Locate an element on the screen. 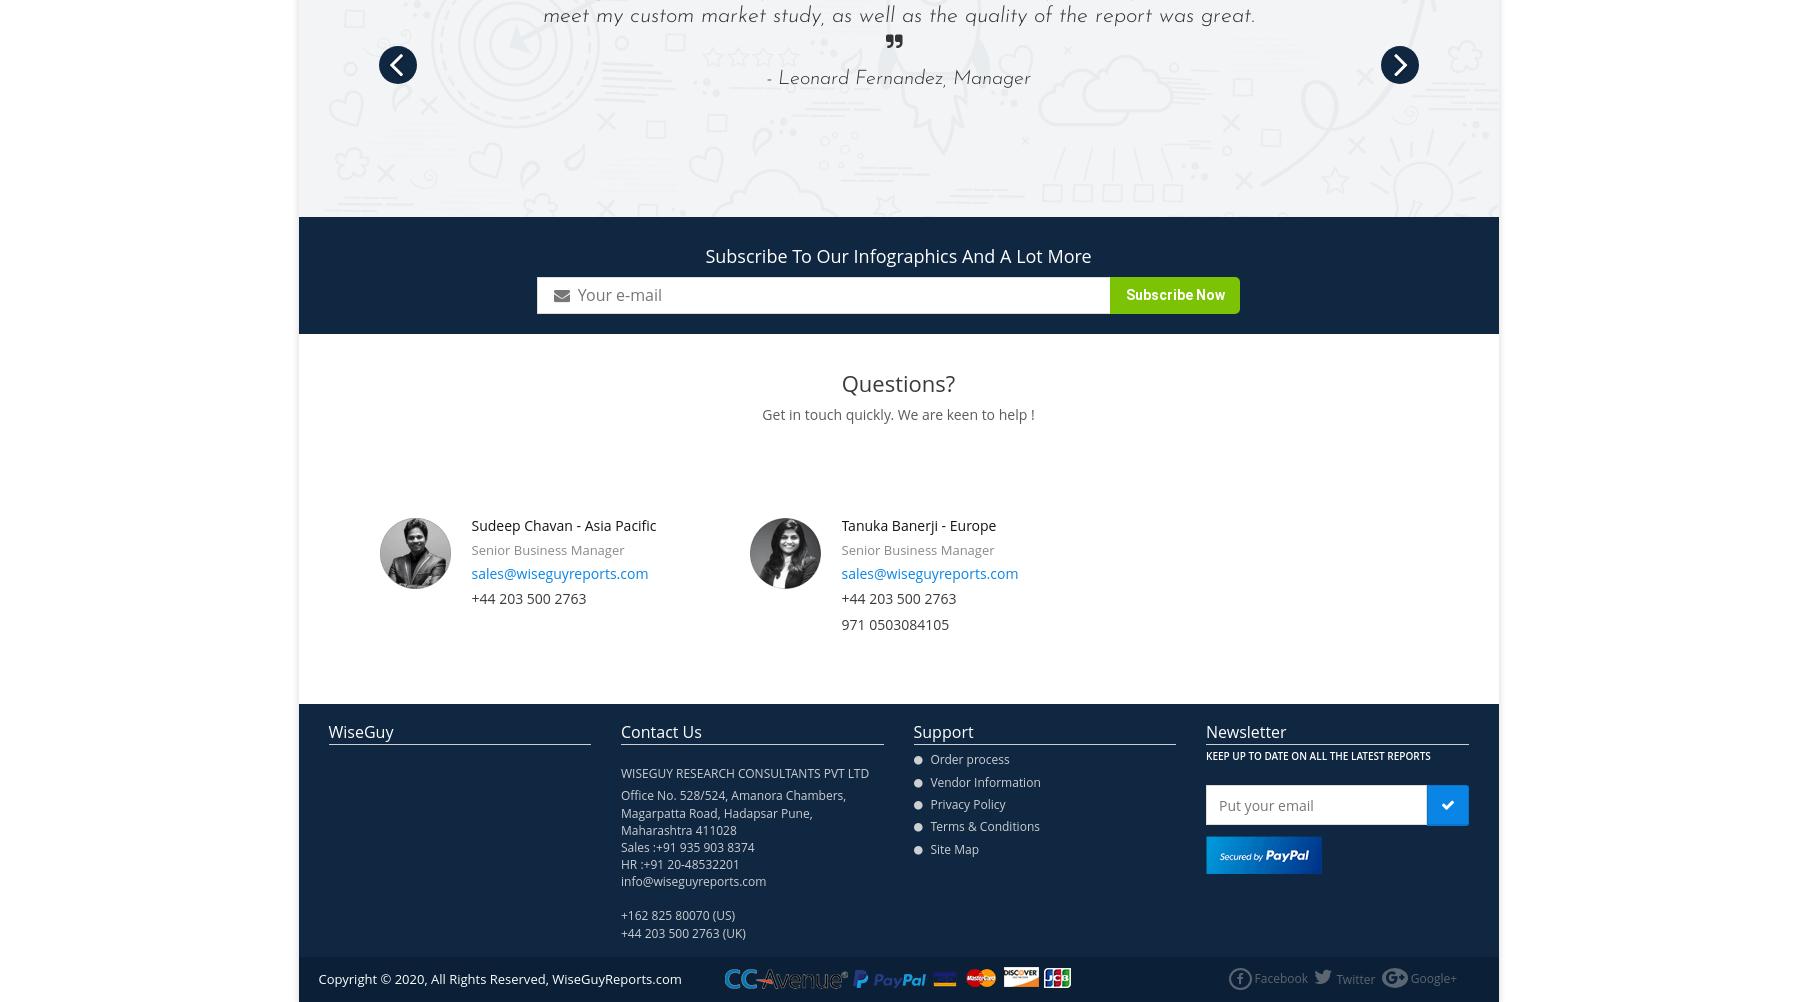 This screenshot has height=1002, width=1797. 'info@wiseguyreports.com' is located at coordinates (693, 881).